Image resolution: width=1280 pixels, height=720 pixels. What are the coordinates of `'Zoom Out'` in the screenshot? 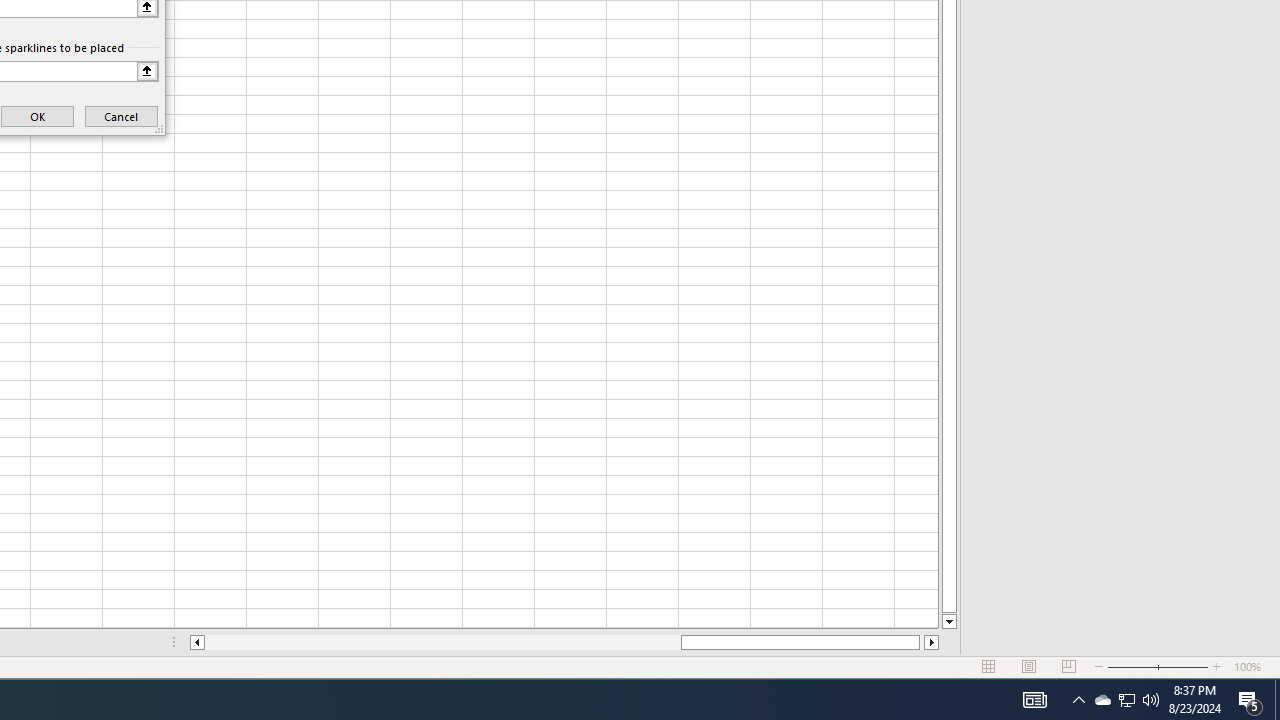 It's located at (1132, 667).